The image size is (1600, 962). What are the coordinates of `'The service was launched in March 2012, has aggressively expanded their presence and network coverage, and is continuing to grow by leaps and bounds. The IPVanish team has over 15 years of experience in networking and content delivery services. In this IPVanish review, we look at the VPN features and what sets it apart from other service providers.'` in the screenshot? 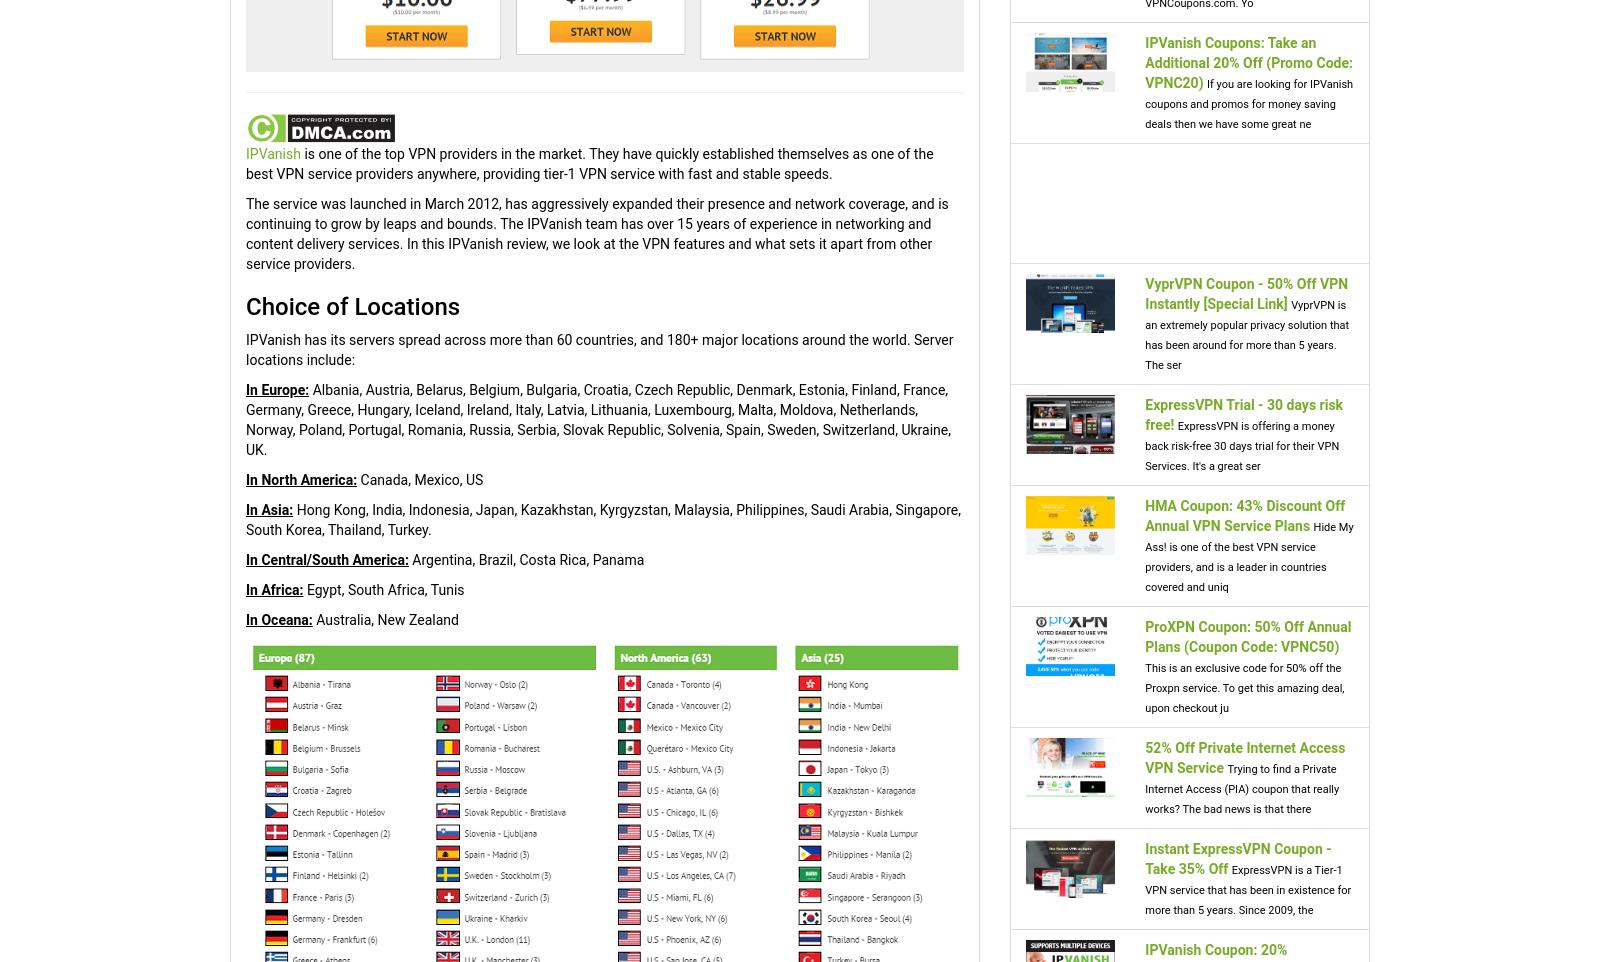 It's located at (595, 232).